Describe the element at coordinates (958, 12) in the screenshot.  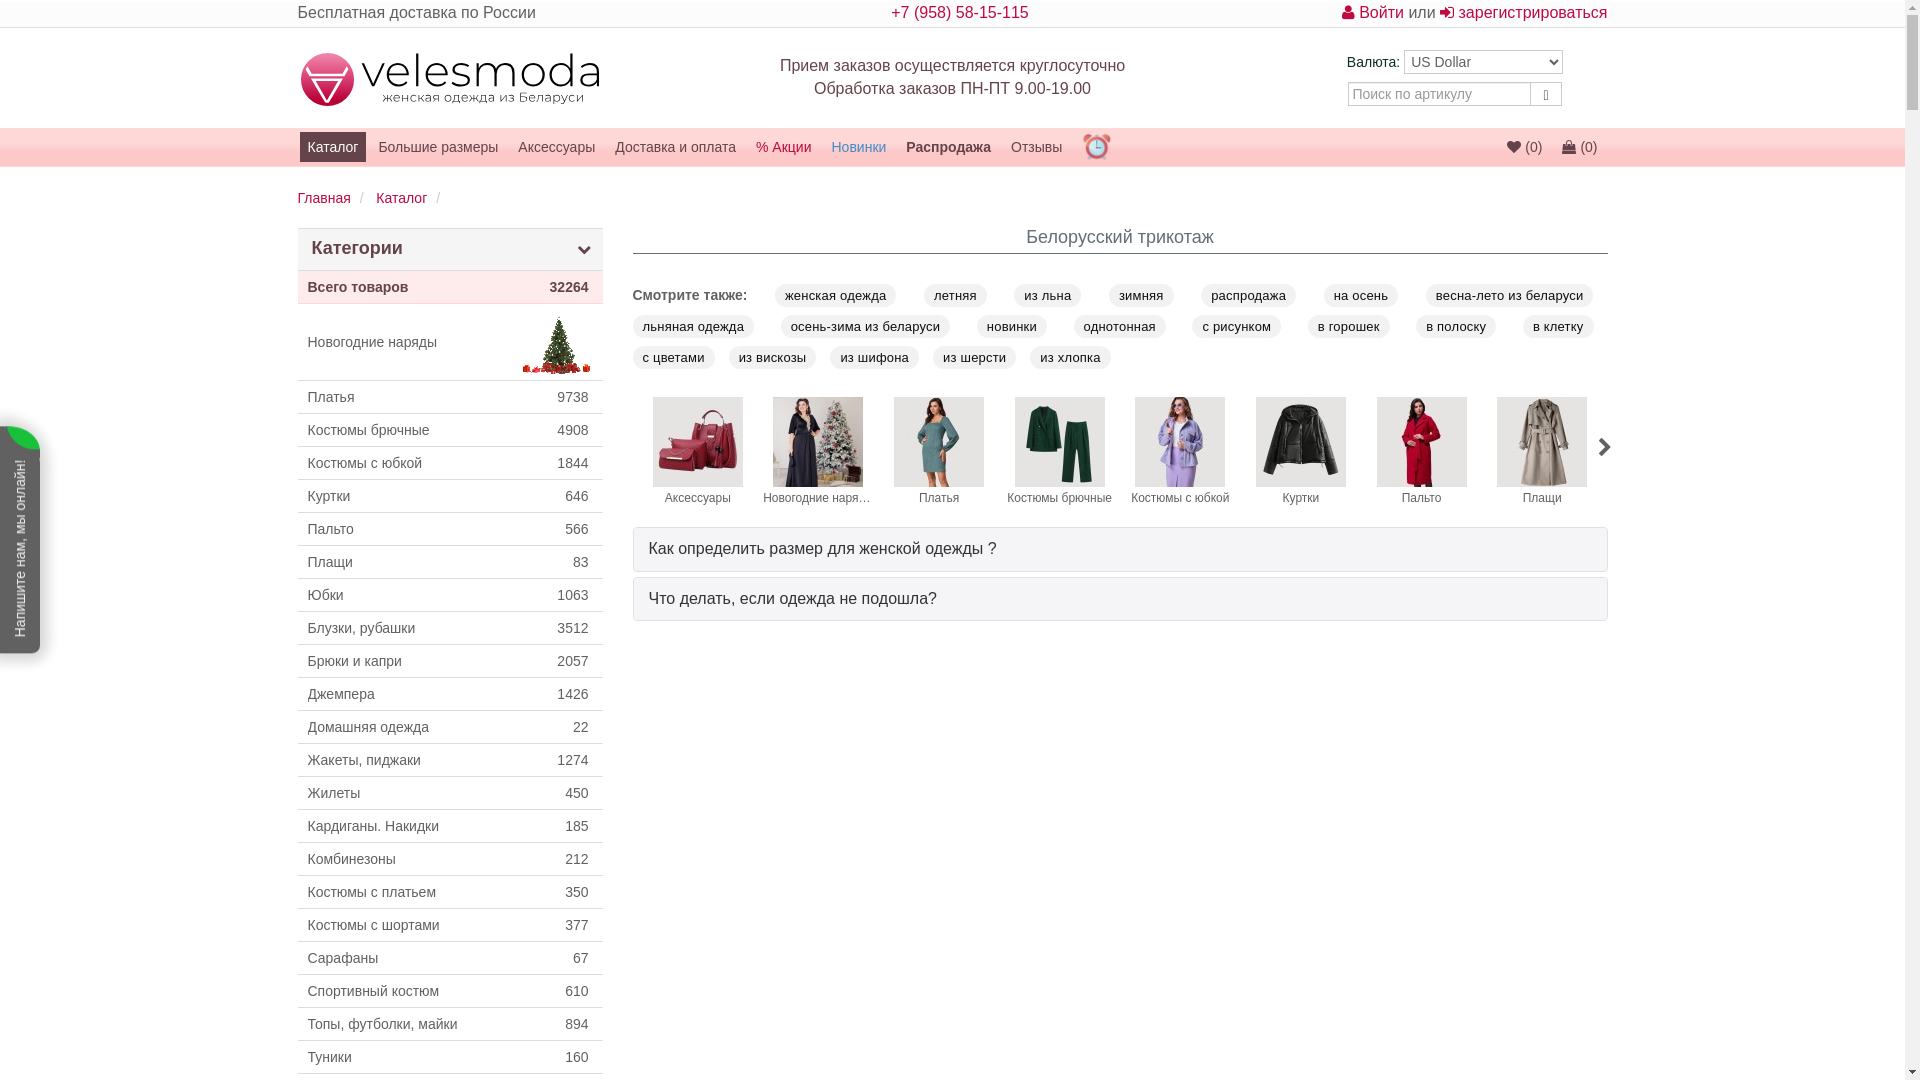
I see `'+7 (958) 58-15-115'` at that location.